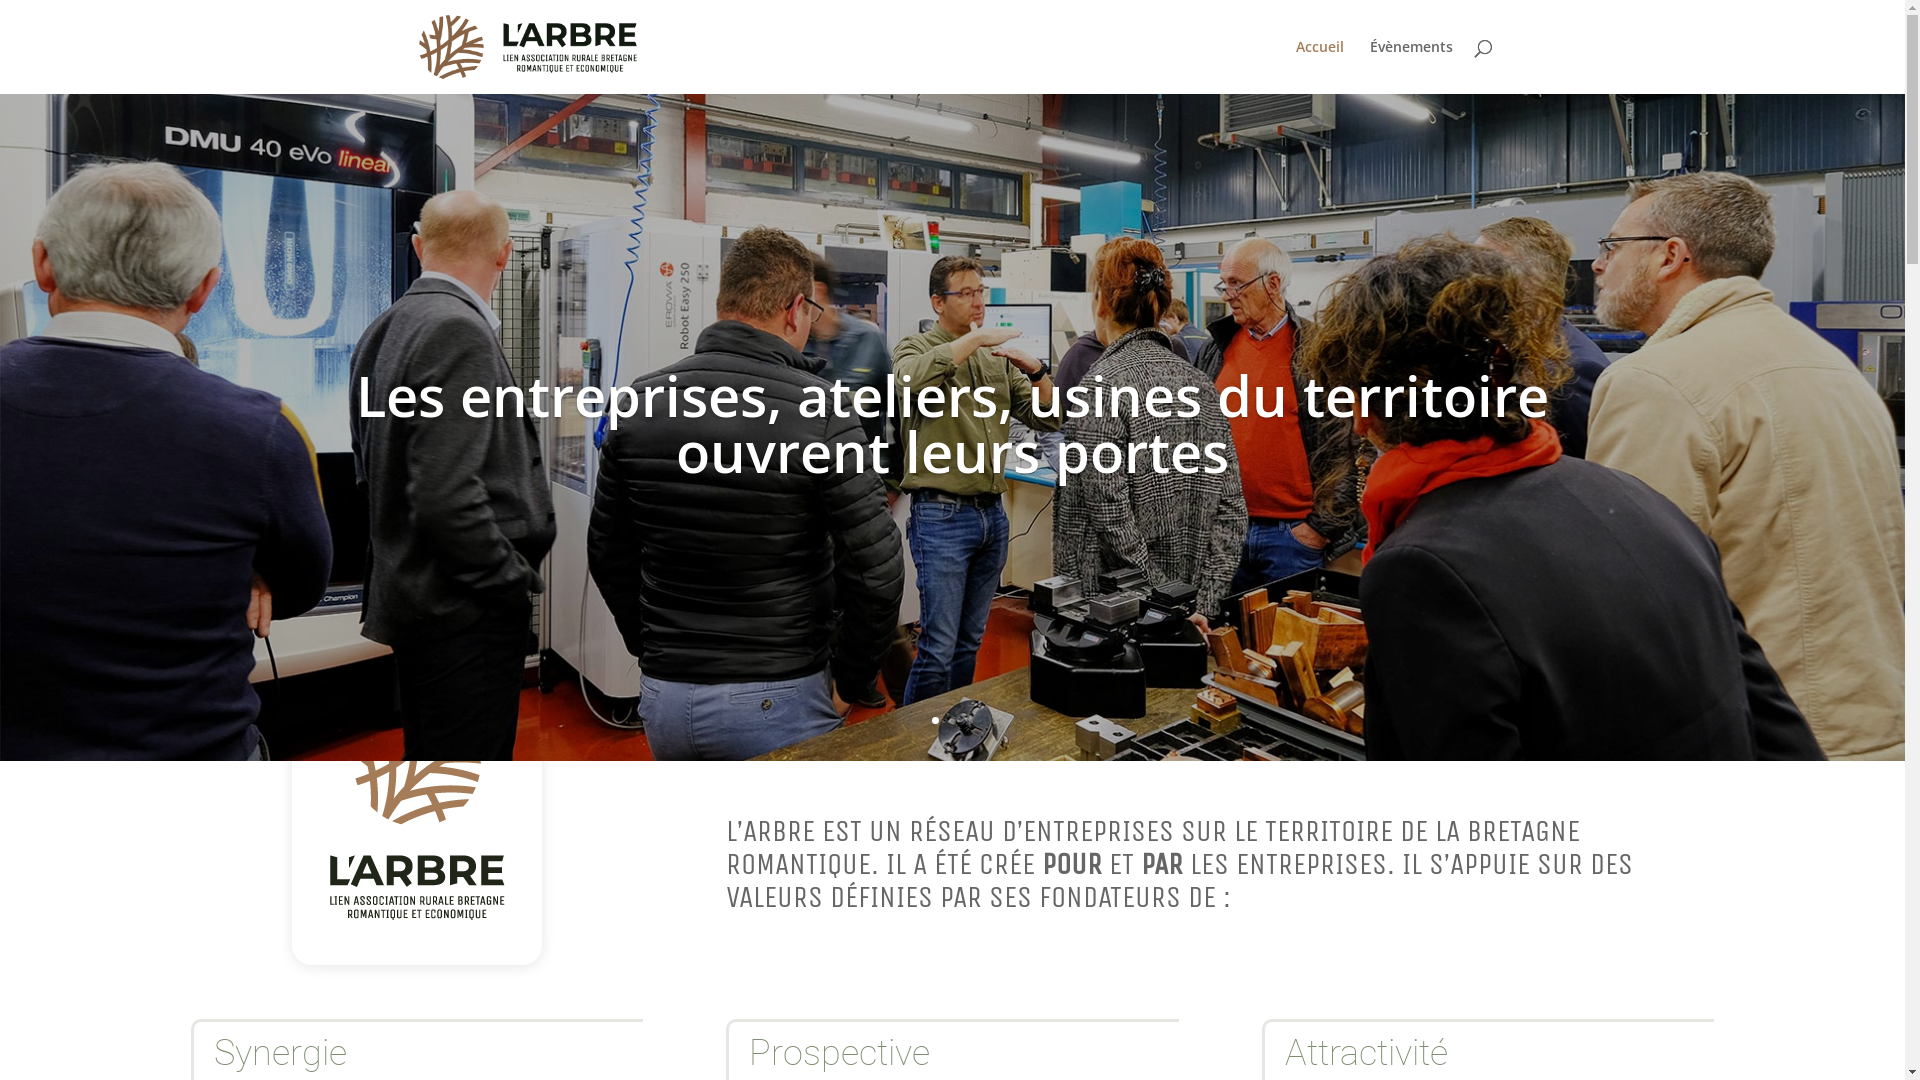  What do you see at coordinates (416, 810) in the screenshot?
I see `'logo-larbre-reseau-entreprises-bretagne-romantique-blanc'` at bounding box center [416, 810].